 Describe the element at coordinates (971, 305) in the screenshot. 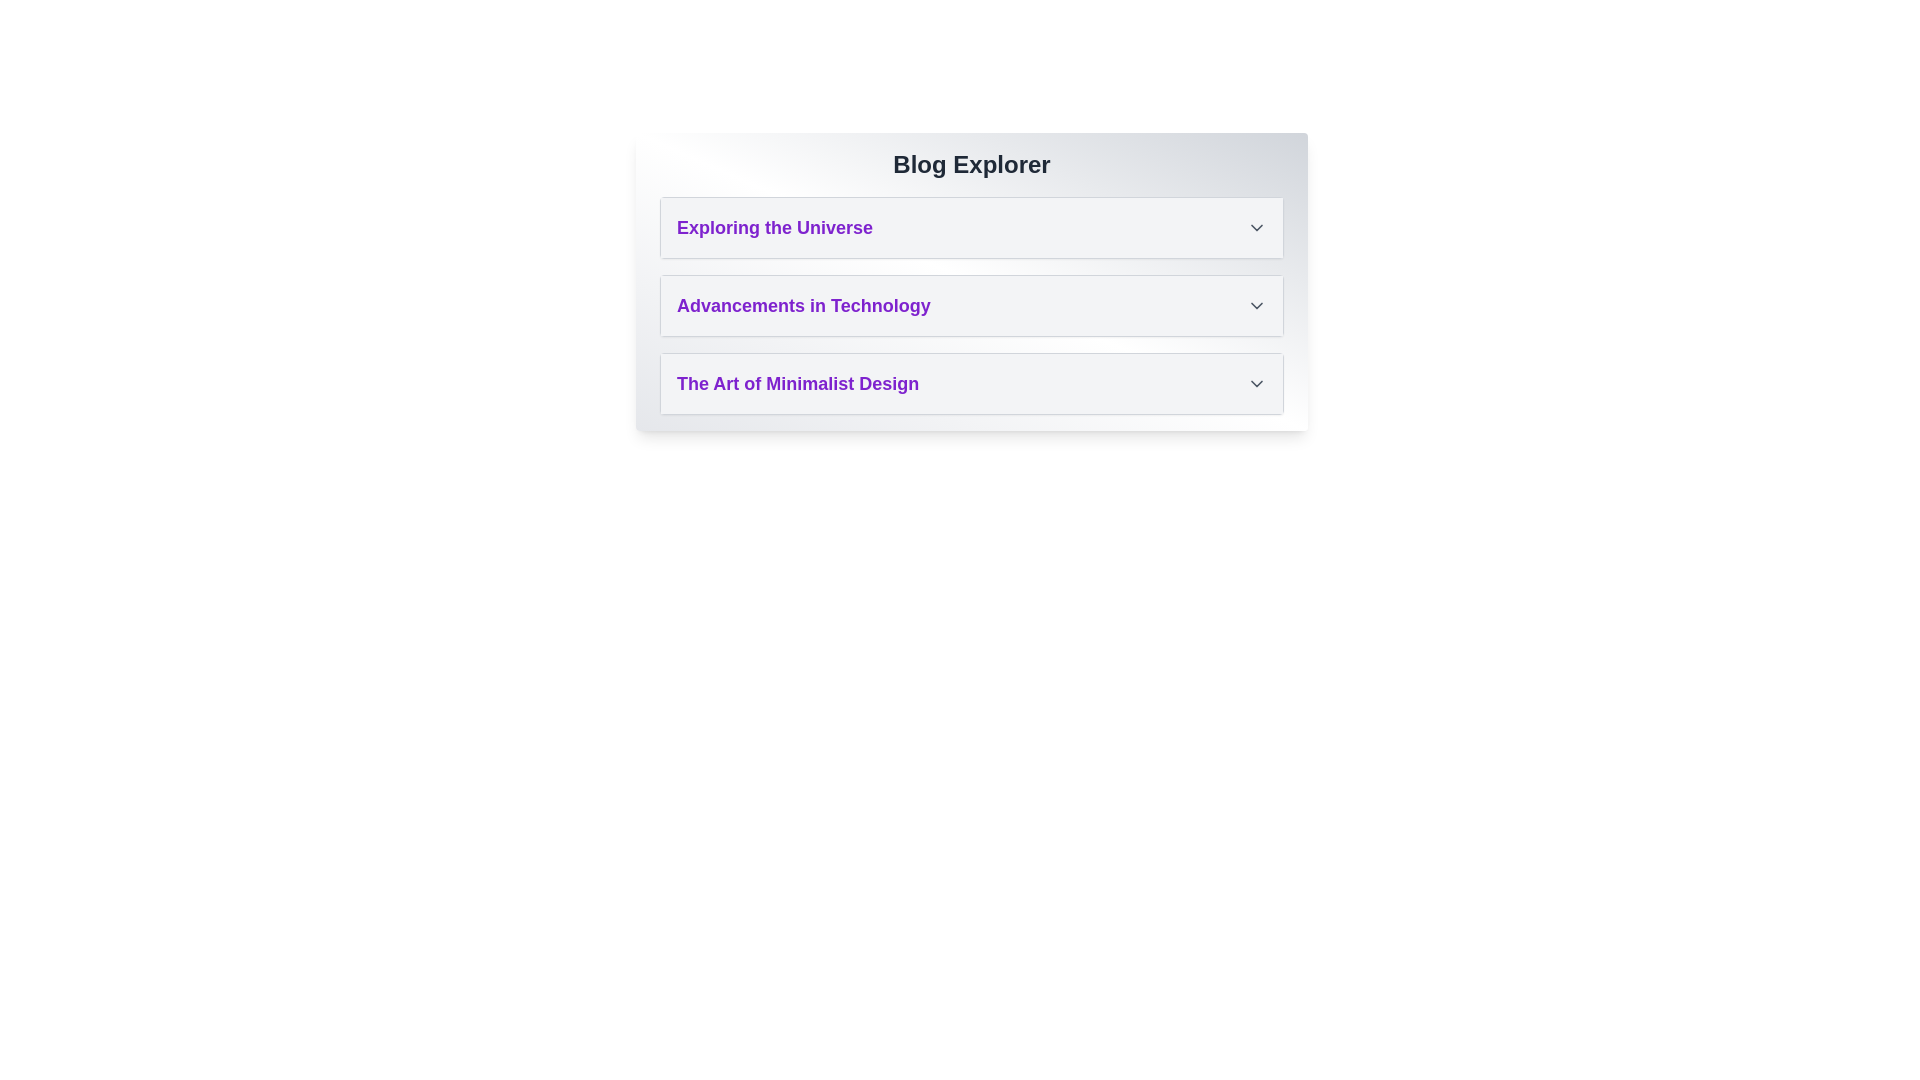

I see `the 'Advancements in Technology' expandable list item` at that location.